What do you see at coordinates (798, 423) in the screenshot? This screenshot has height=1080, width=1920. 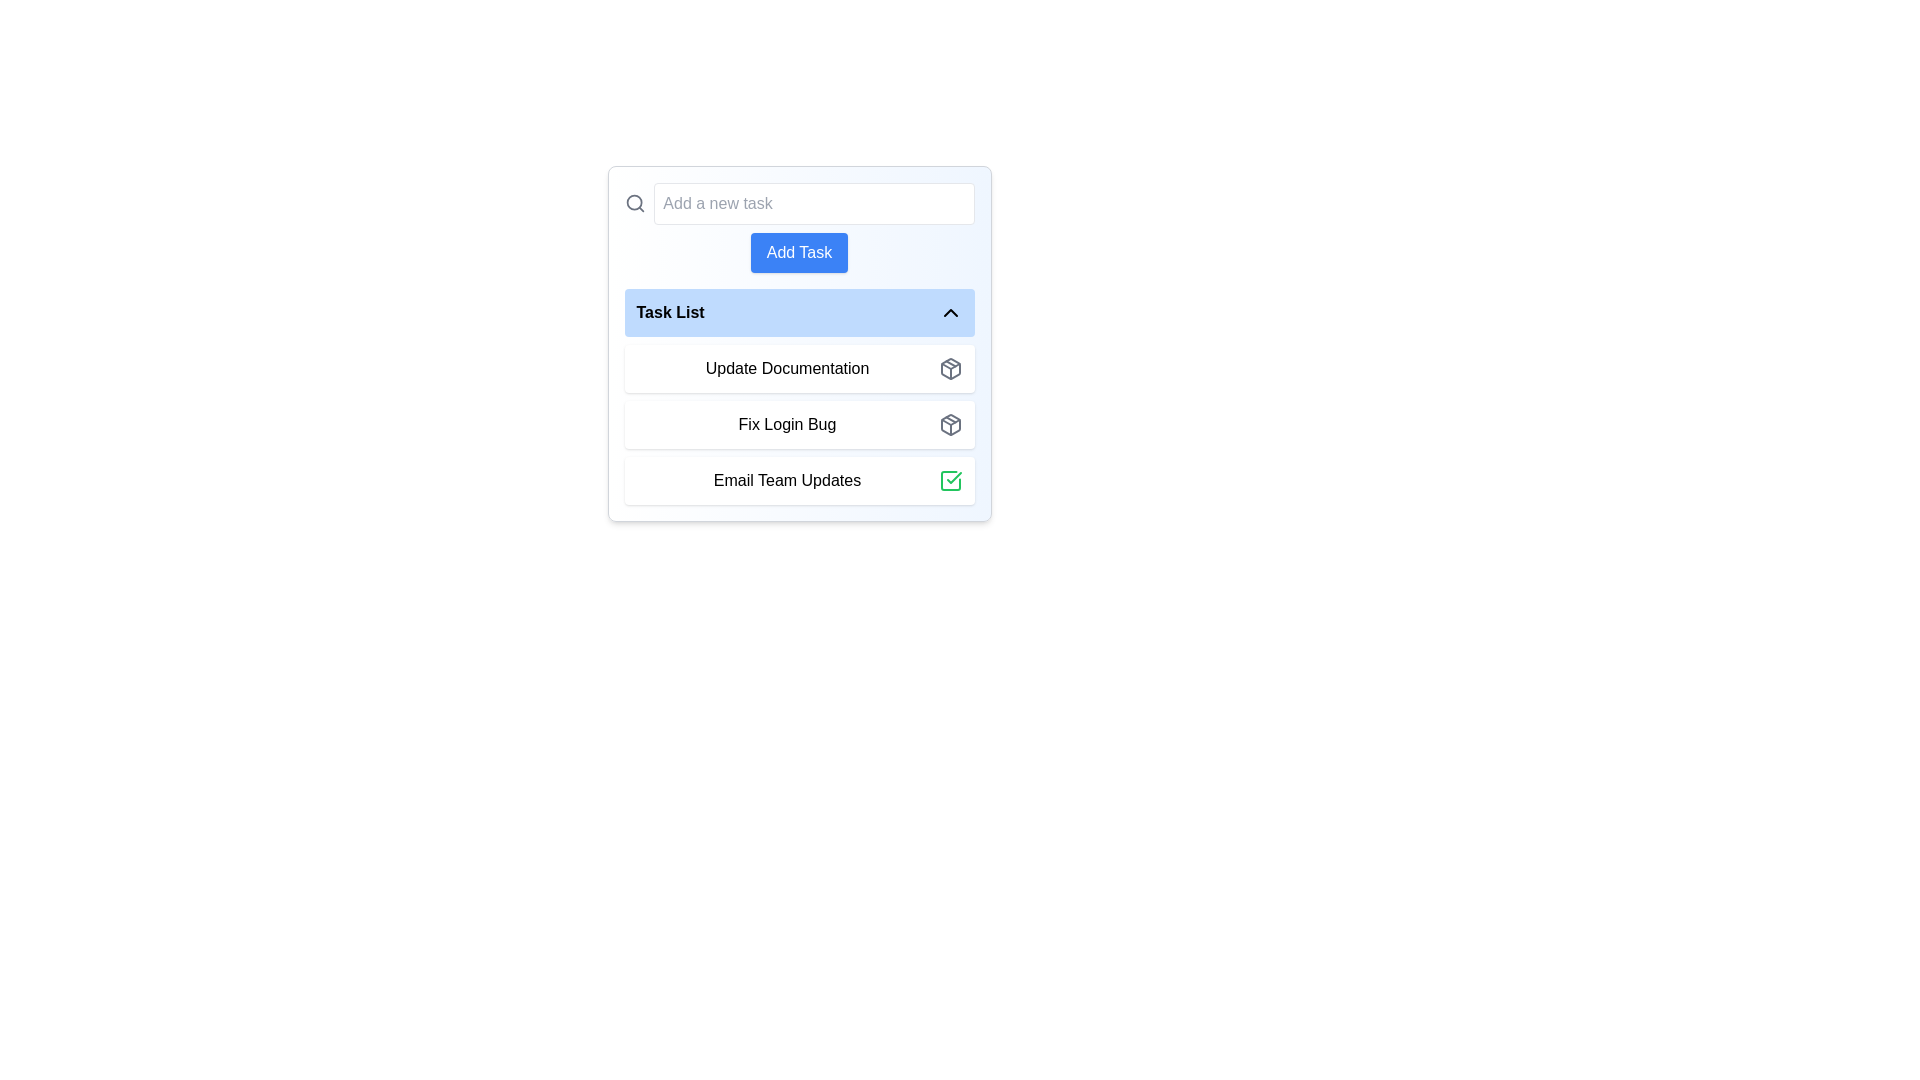 I see `the second task item in the vertical stack under the 'Task List' header` at bounding box center [798, 423].